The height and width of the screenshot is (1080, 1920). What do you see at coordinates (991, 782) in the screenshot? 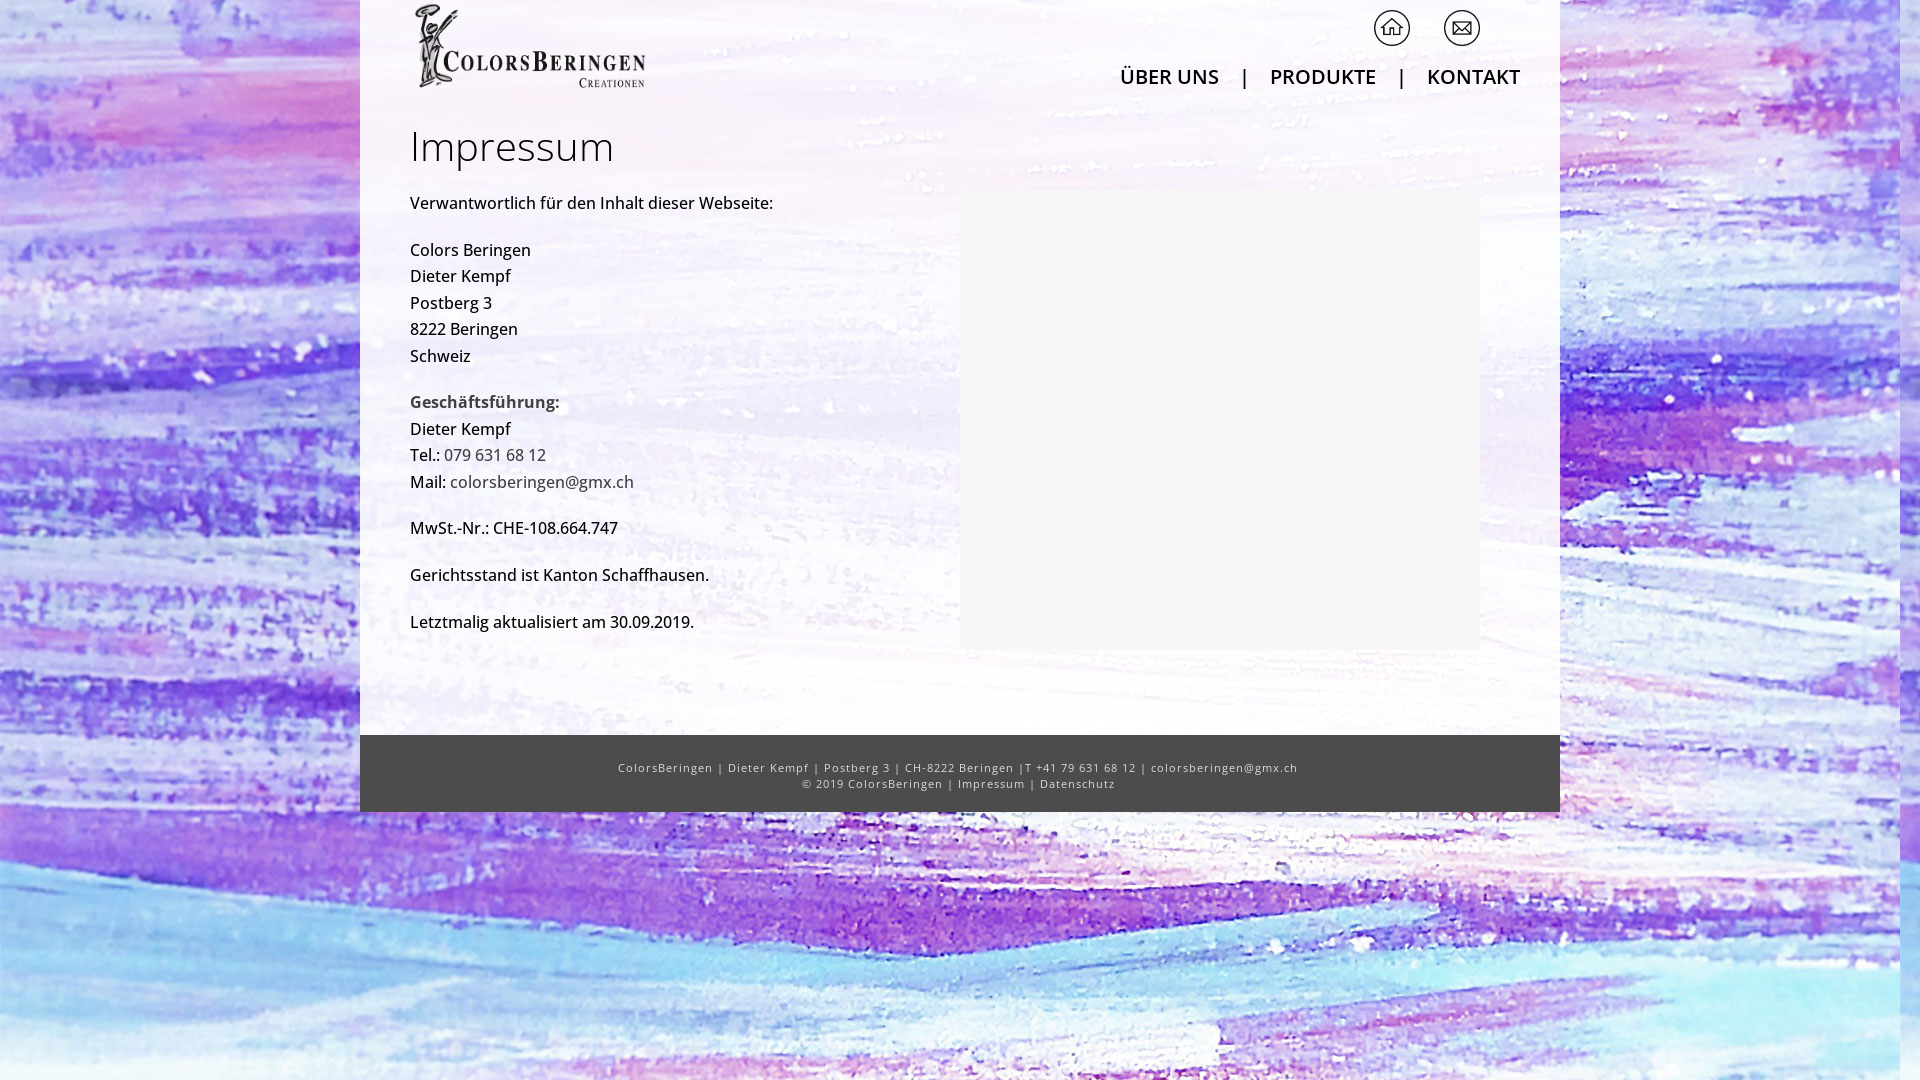
I see `'Impressum'` at bounding box center [991, 782].